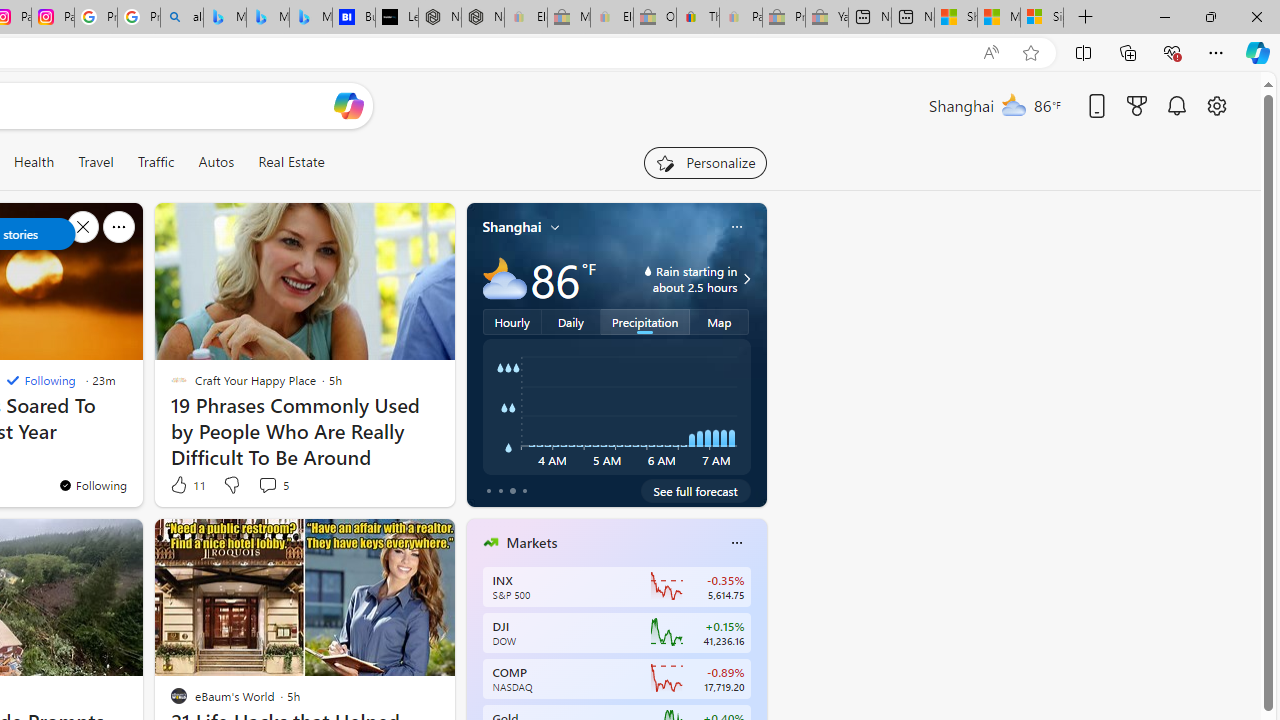 This screenshot has width=1280, height=720. Describe the element at coordinates (512, 320) in the screenshot. I see `'Hourly'` at that location.